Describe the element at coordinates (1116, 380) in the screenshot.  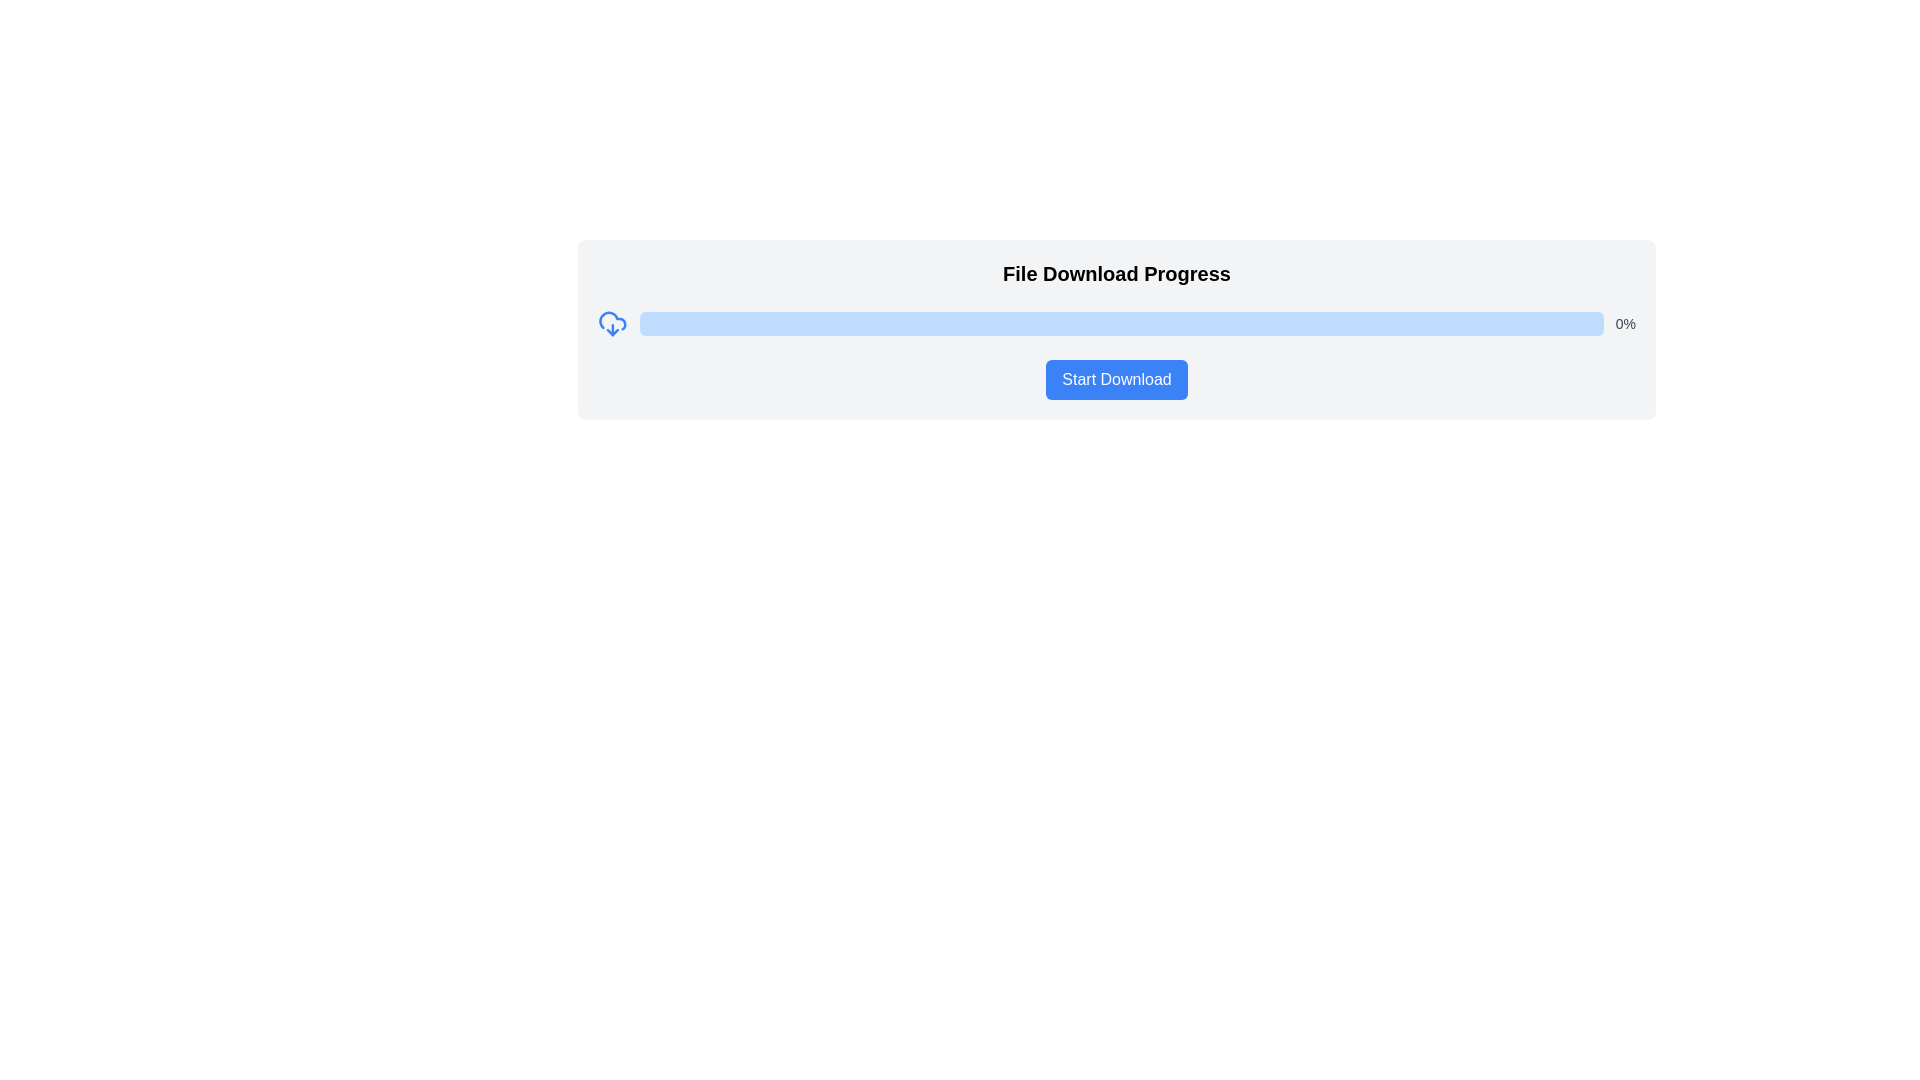
I see `the 'Start Download' button` at that location.